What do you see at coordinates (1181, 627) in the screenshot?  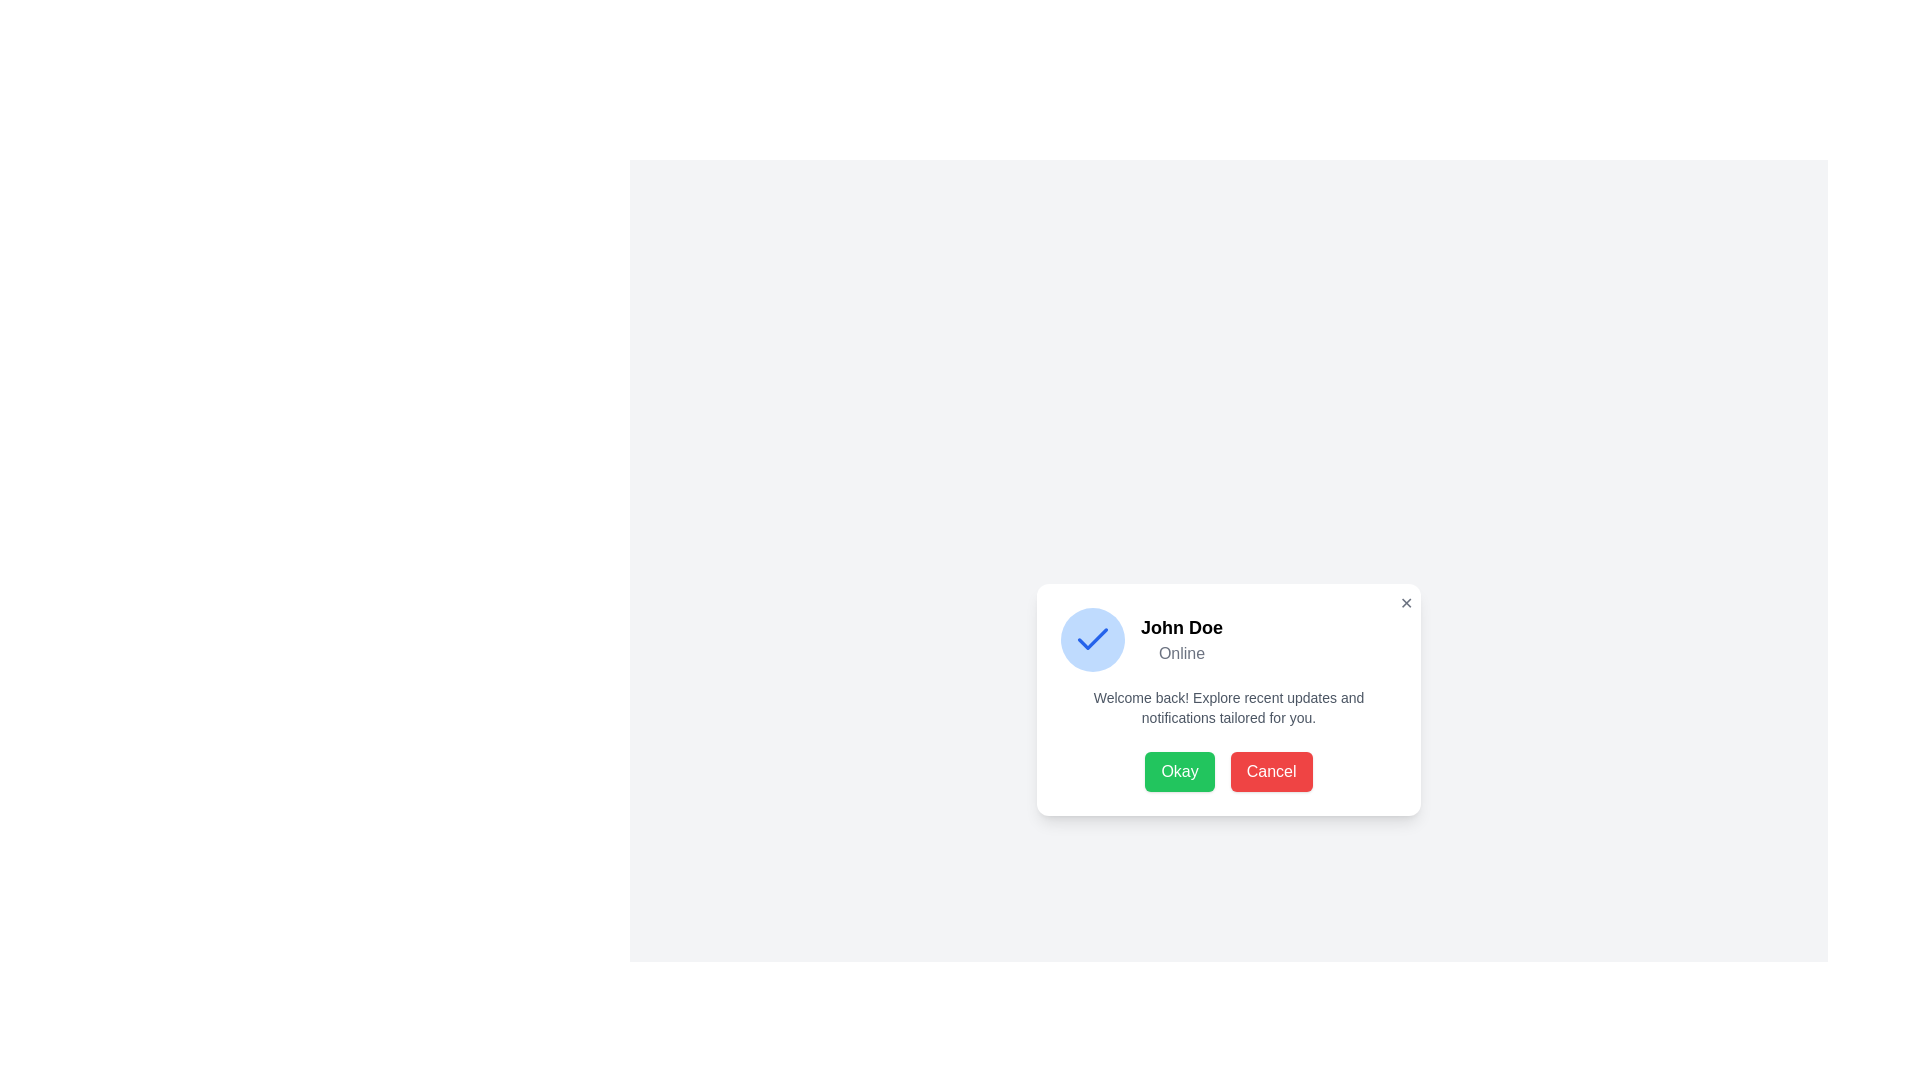 I see `the Text label displaying the name 'John Doe', which is located near the center of a dialog box above the 'Online' text` at bounding box center [1181, 627].